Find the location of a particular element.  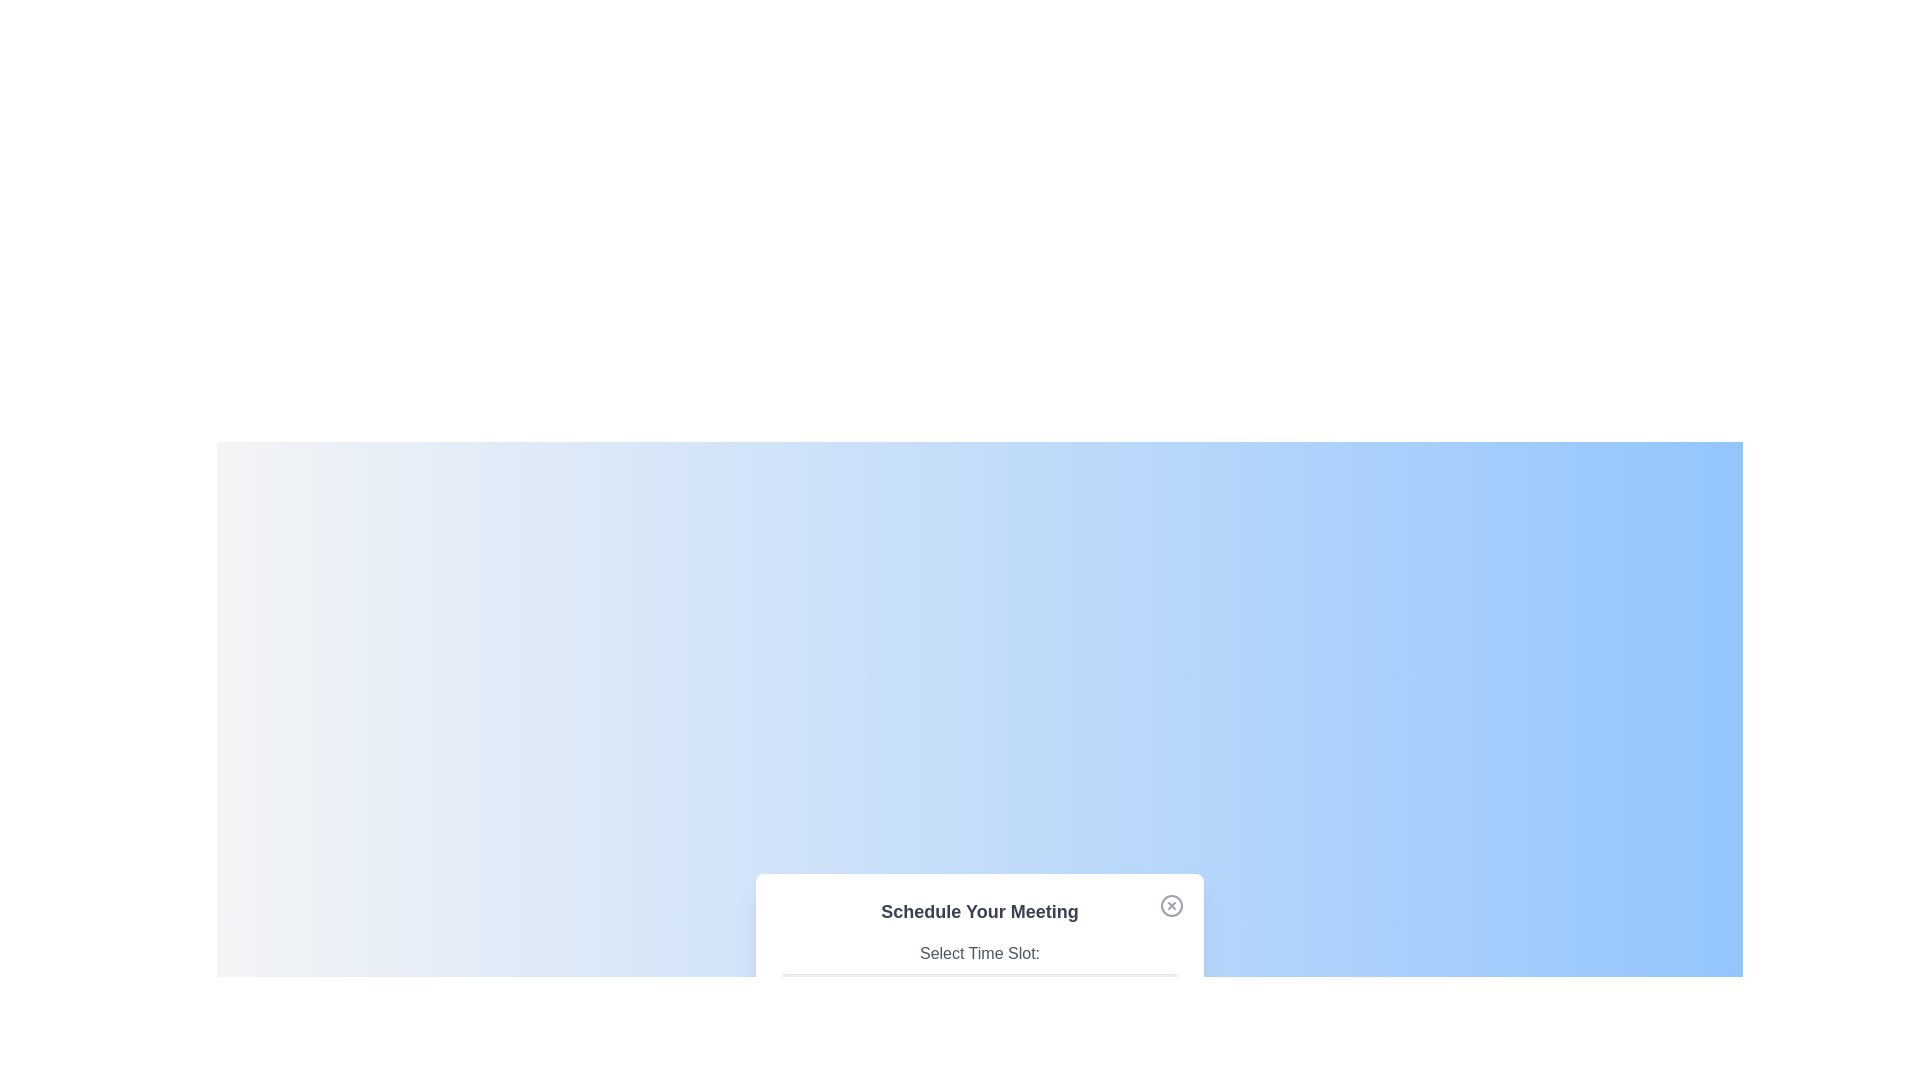

the time slot 2:00 PM from the dropdown menu is located at coordinates (979, 991).